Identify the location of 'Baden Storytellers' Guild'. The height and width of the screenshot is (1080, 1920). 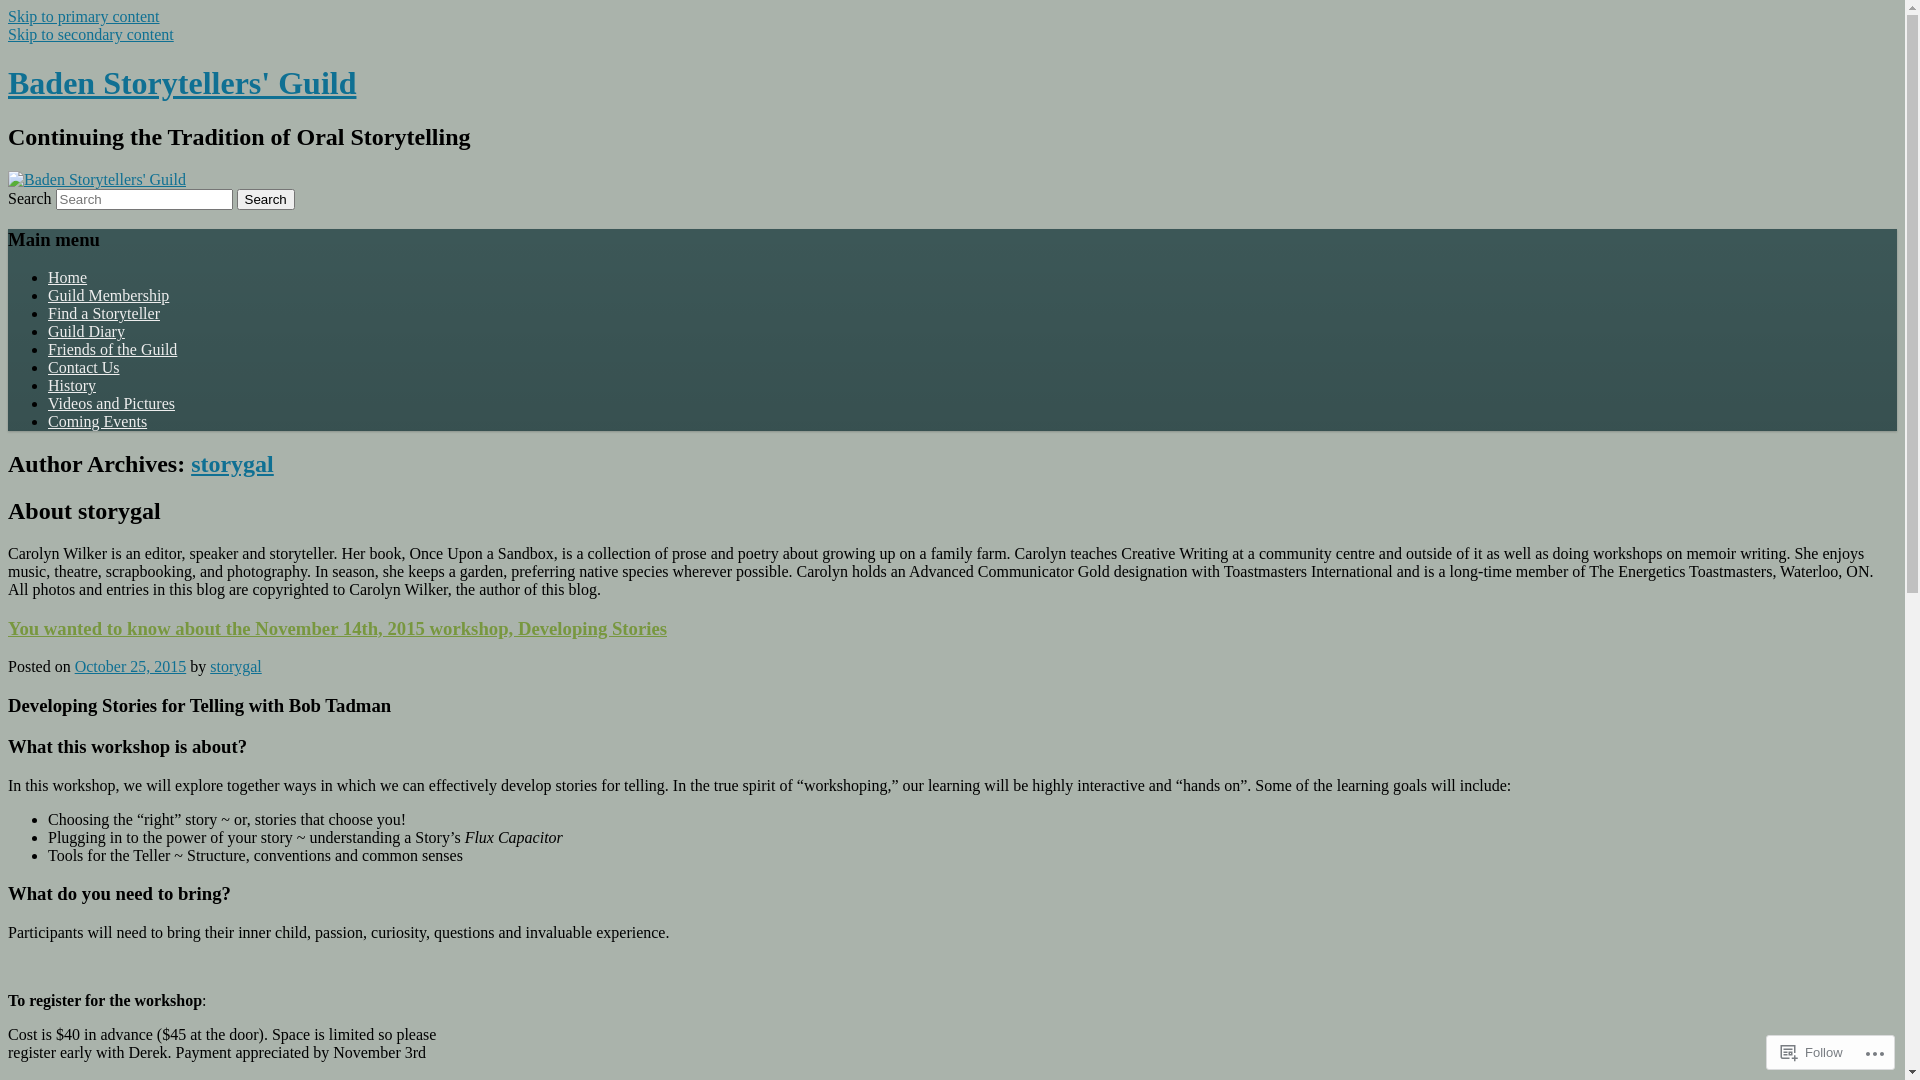
(182, 82).